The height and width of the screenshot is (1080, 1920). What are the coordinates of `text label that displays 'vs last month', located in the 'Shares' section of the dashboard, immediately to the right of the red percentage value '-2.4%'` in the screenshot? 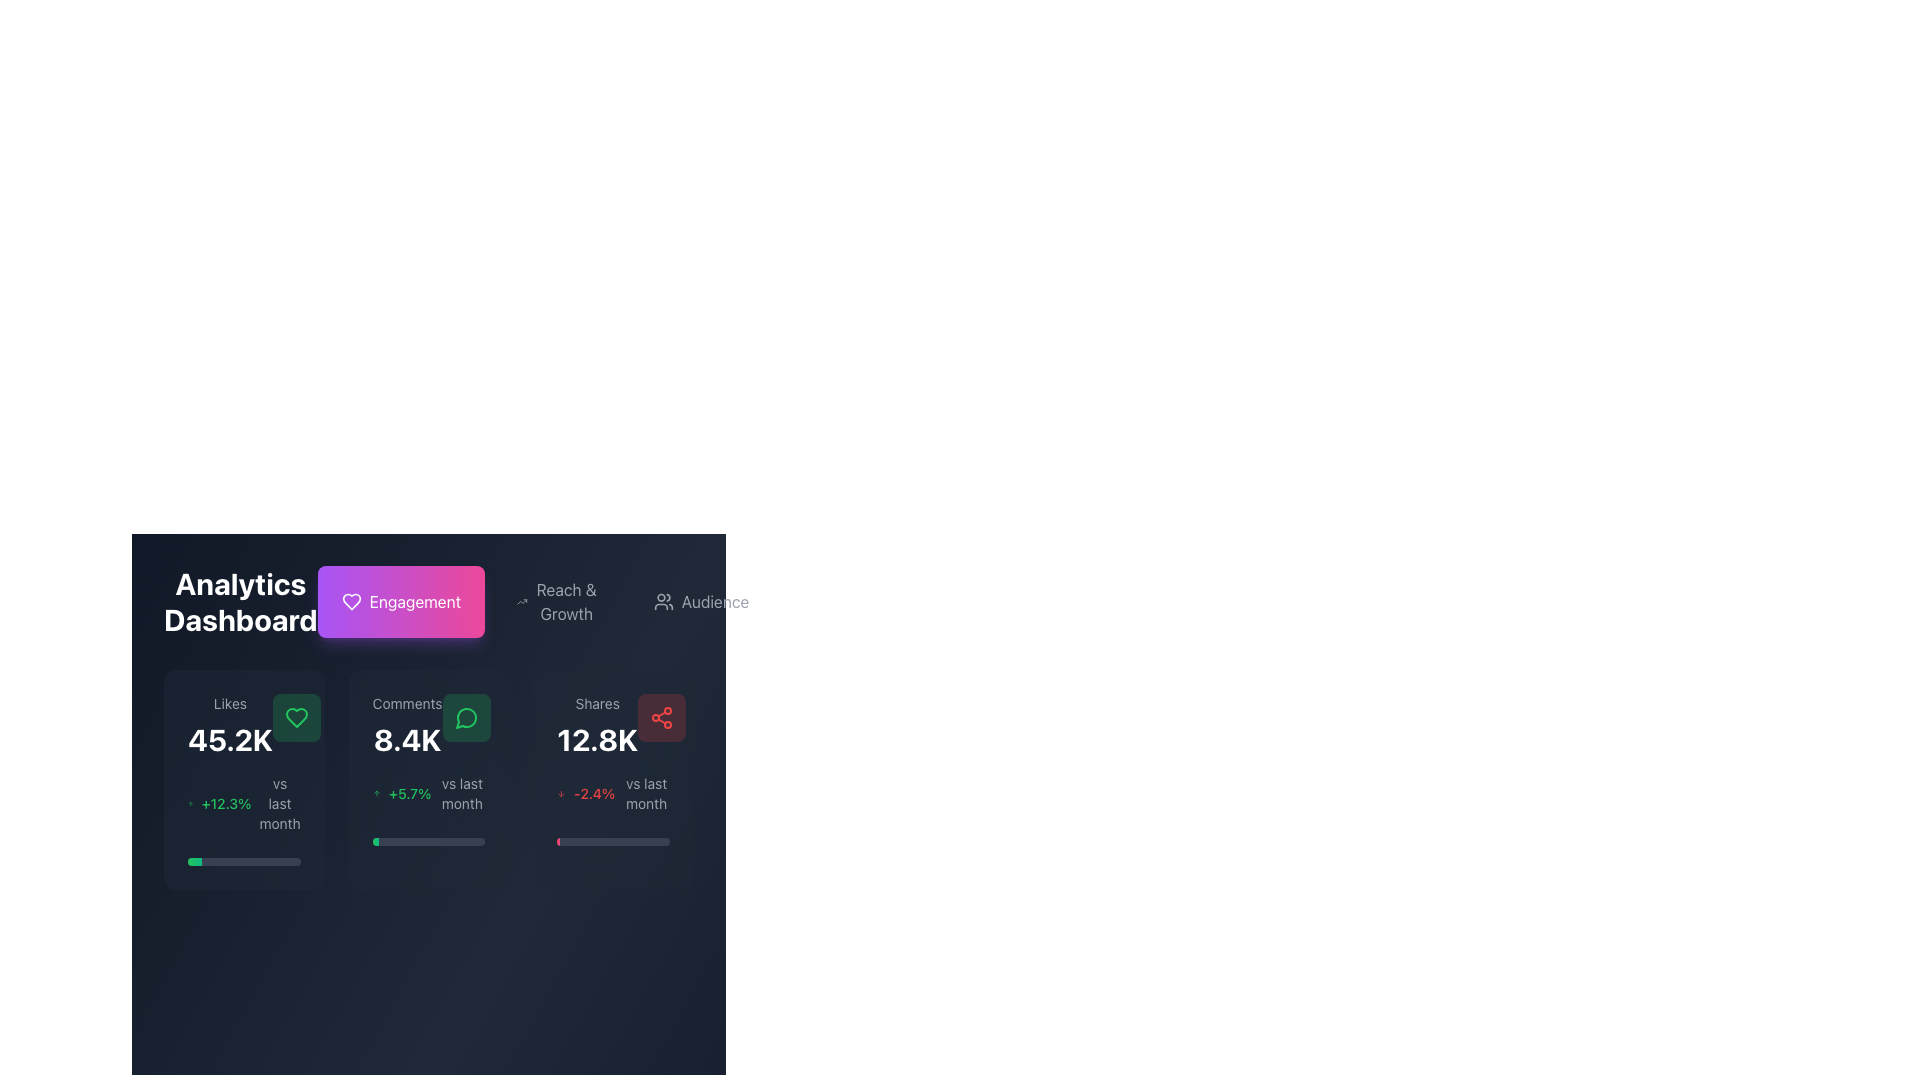 It's located at (646, 793).